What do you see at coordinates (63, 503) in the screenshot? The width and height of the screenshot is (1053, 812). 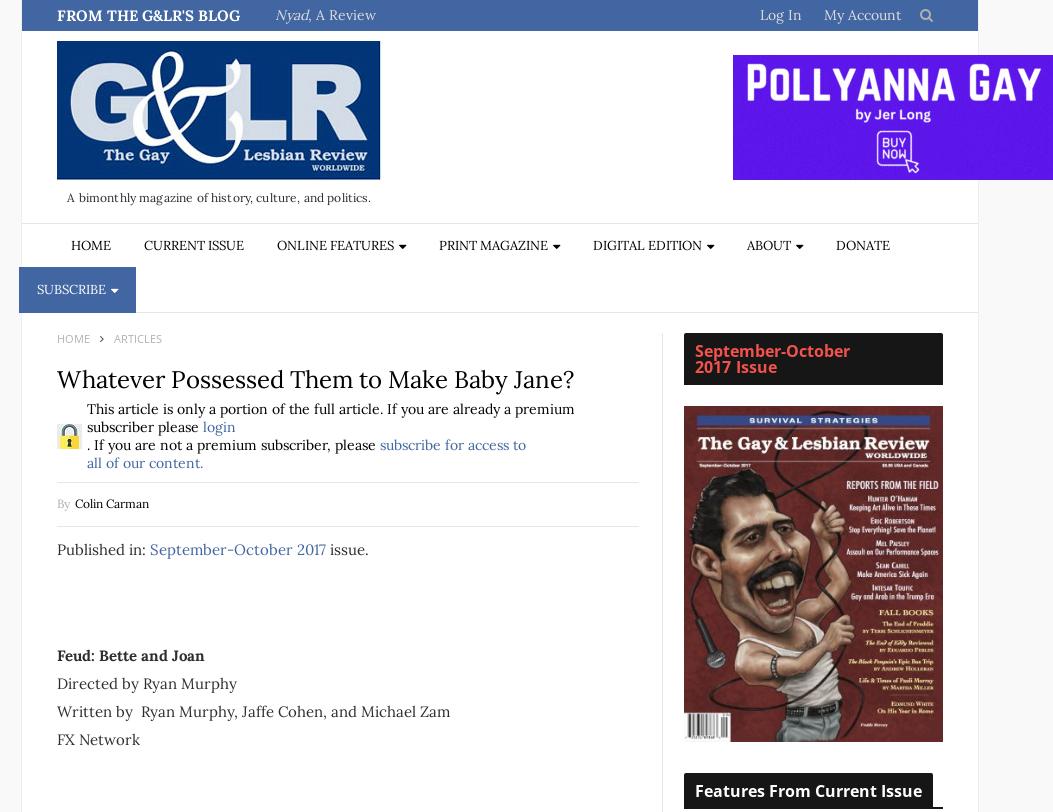 I see `'By'` at bounding box center [63, 503].